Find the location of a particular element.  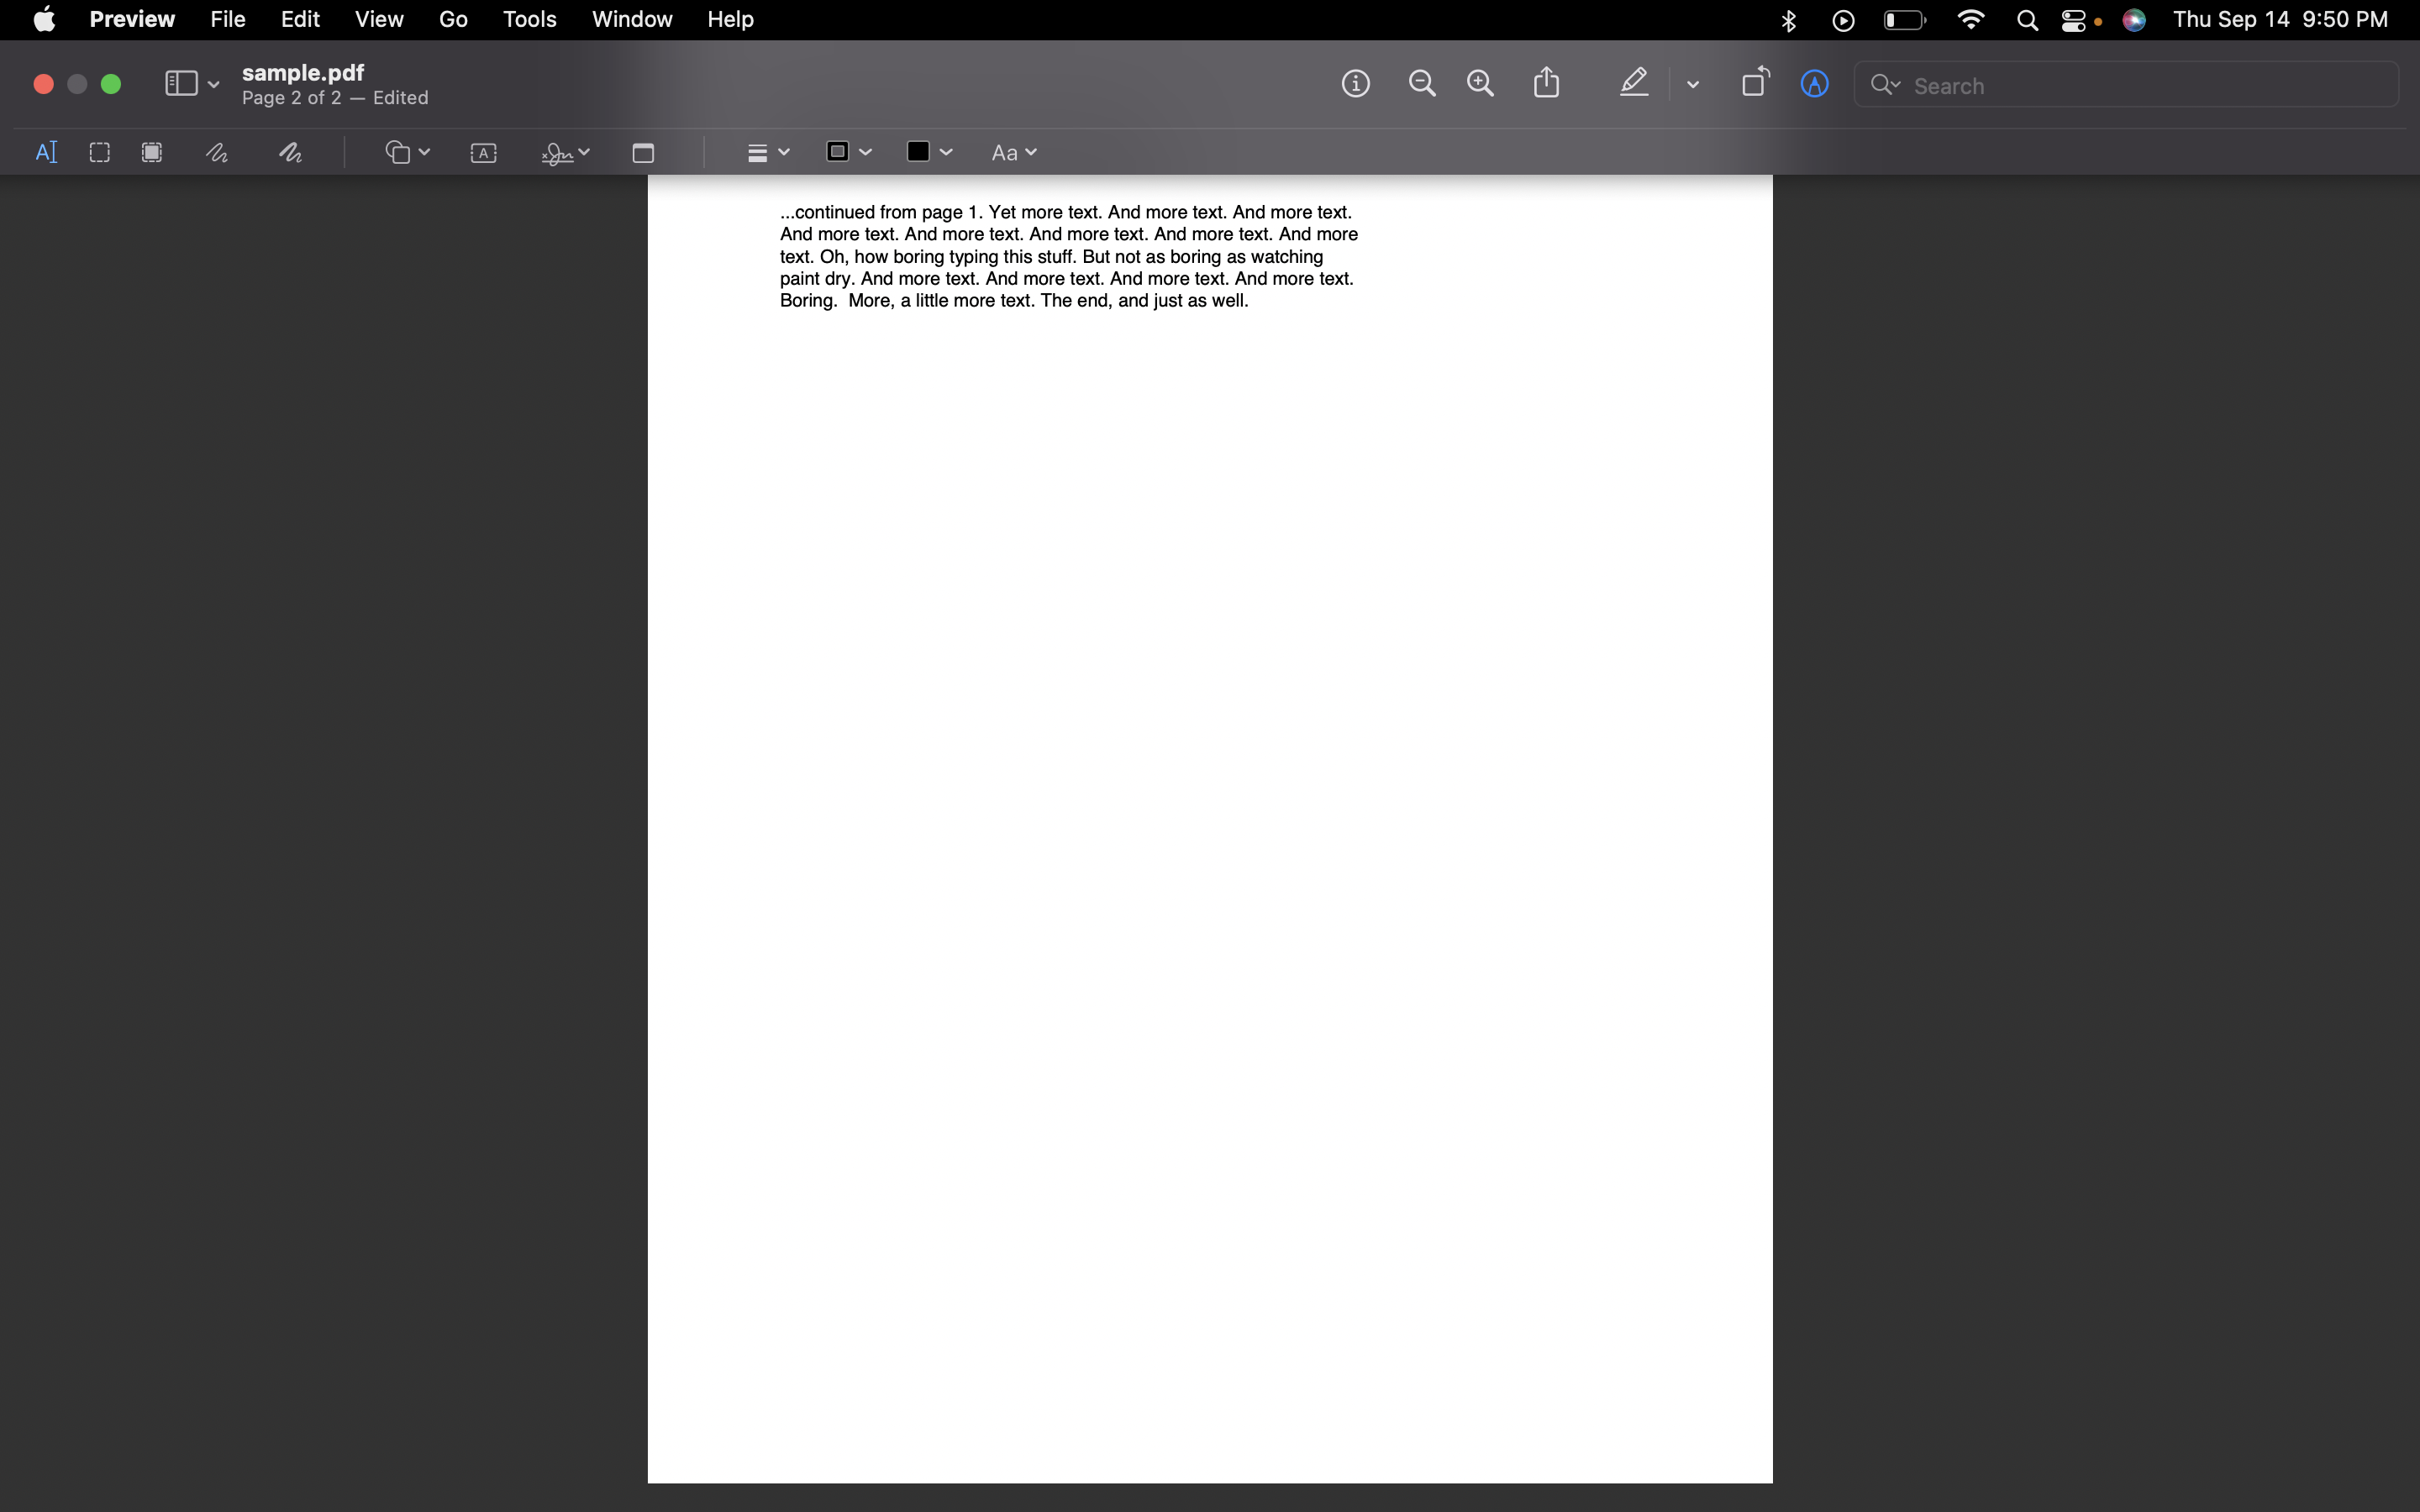

Add a signature to the document is located at coordinates (561, 154).